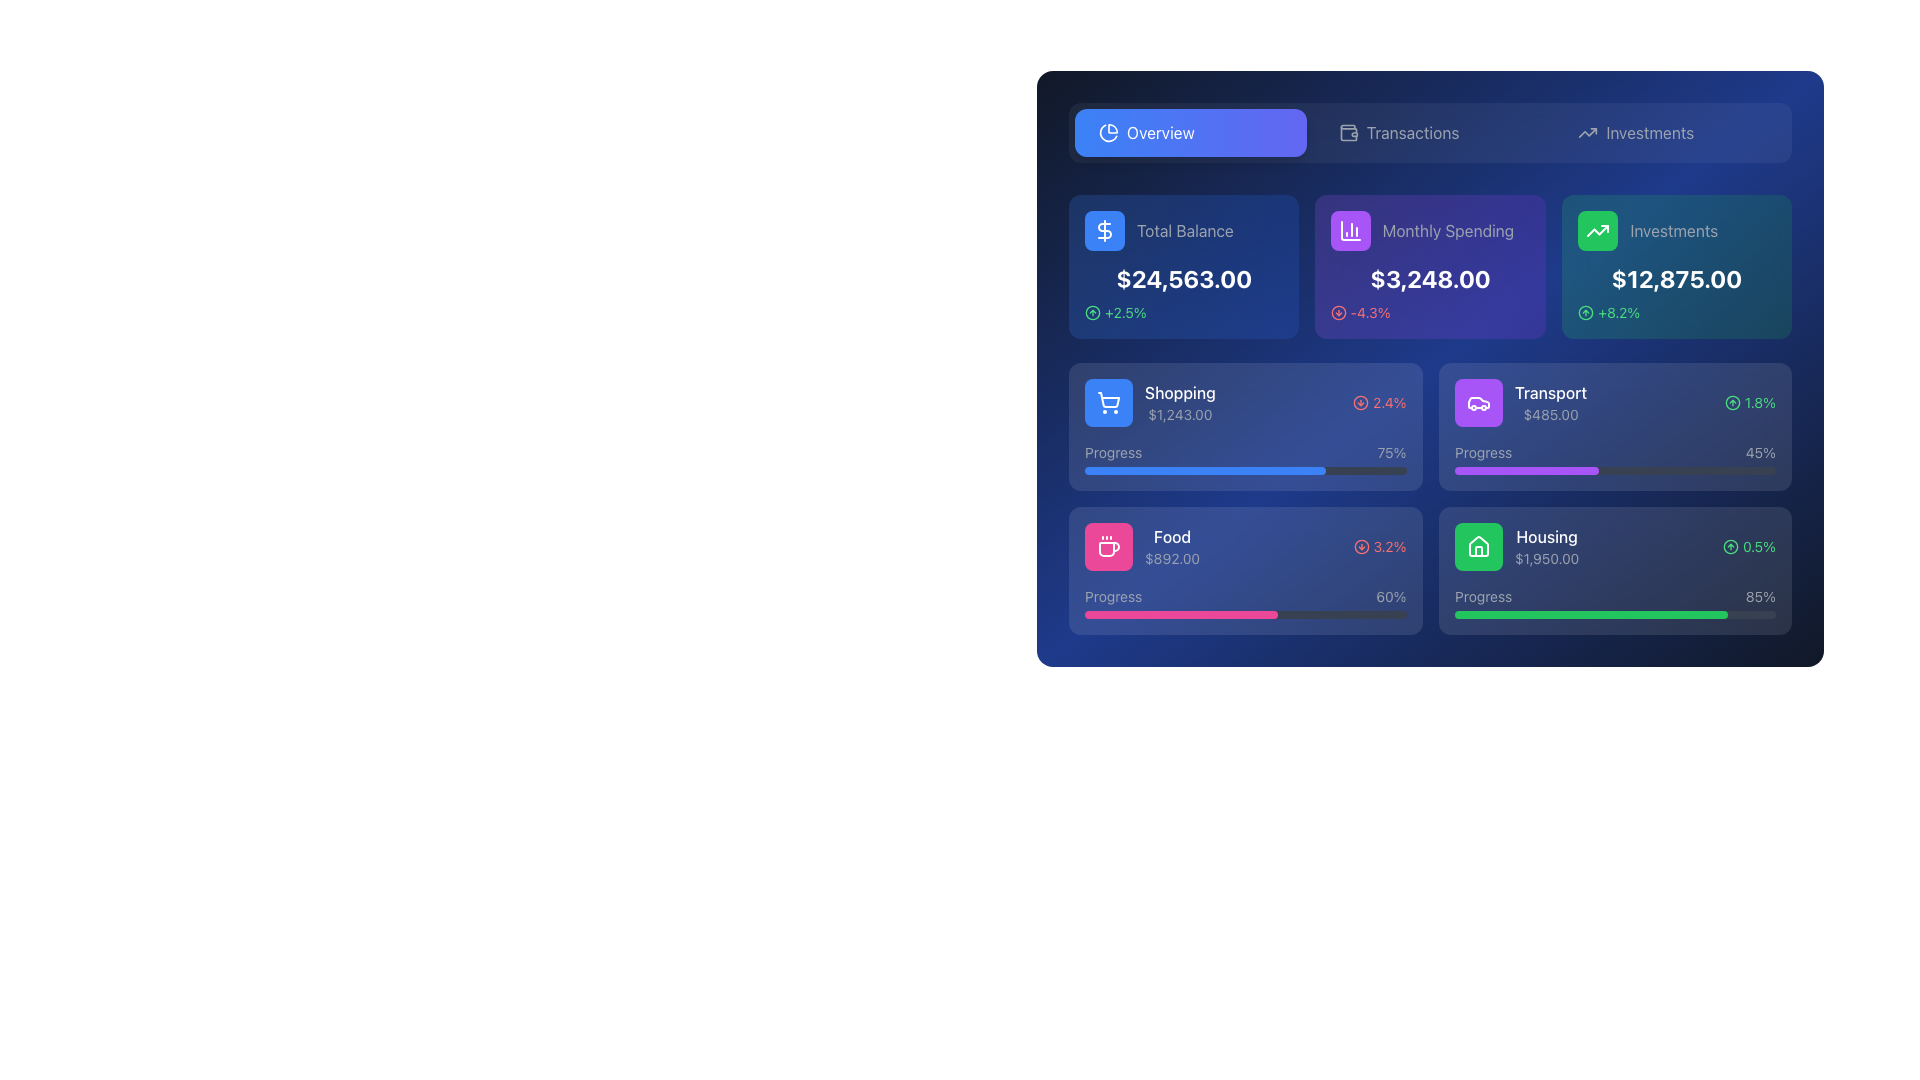 The image size is (1920, 1080). I want to click on the currency icon located in the top-left section of the interface within the 'Total Balance' card segment, so click(1103, 230).